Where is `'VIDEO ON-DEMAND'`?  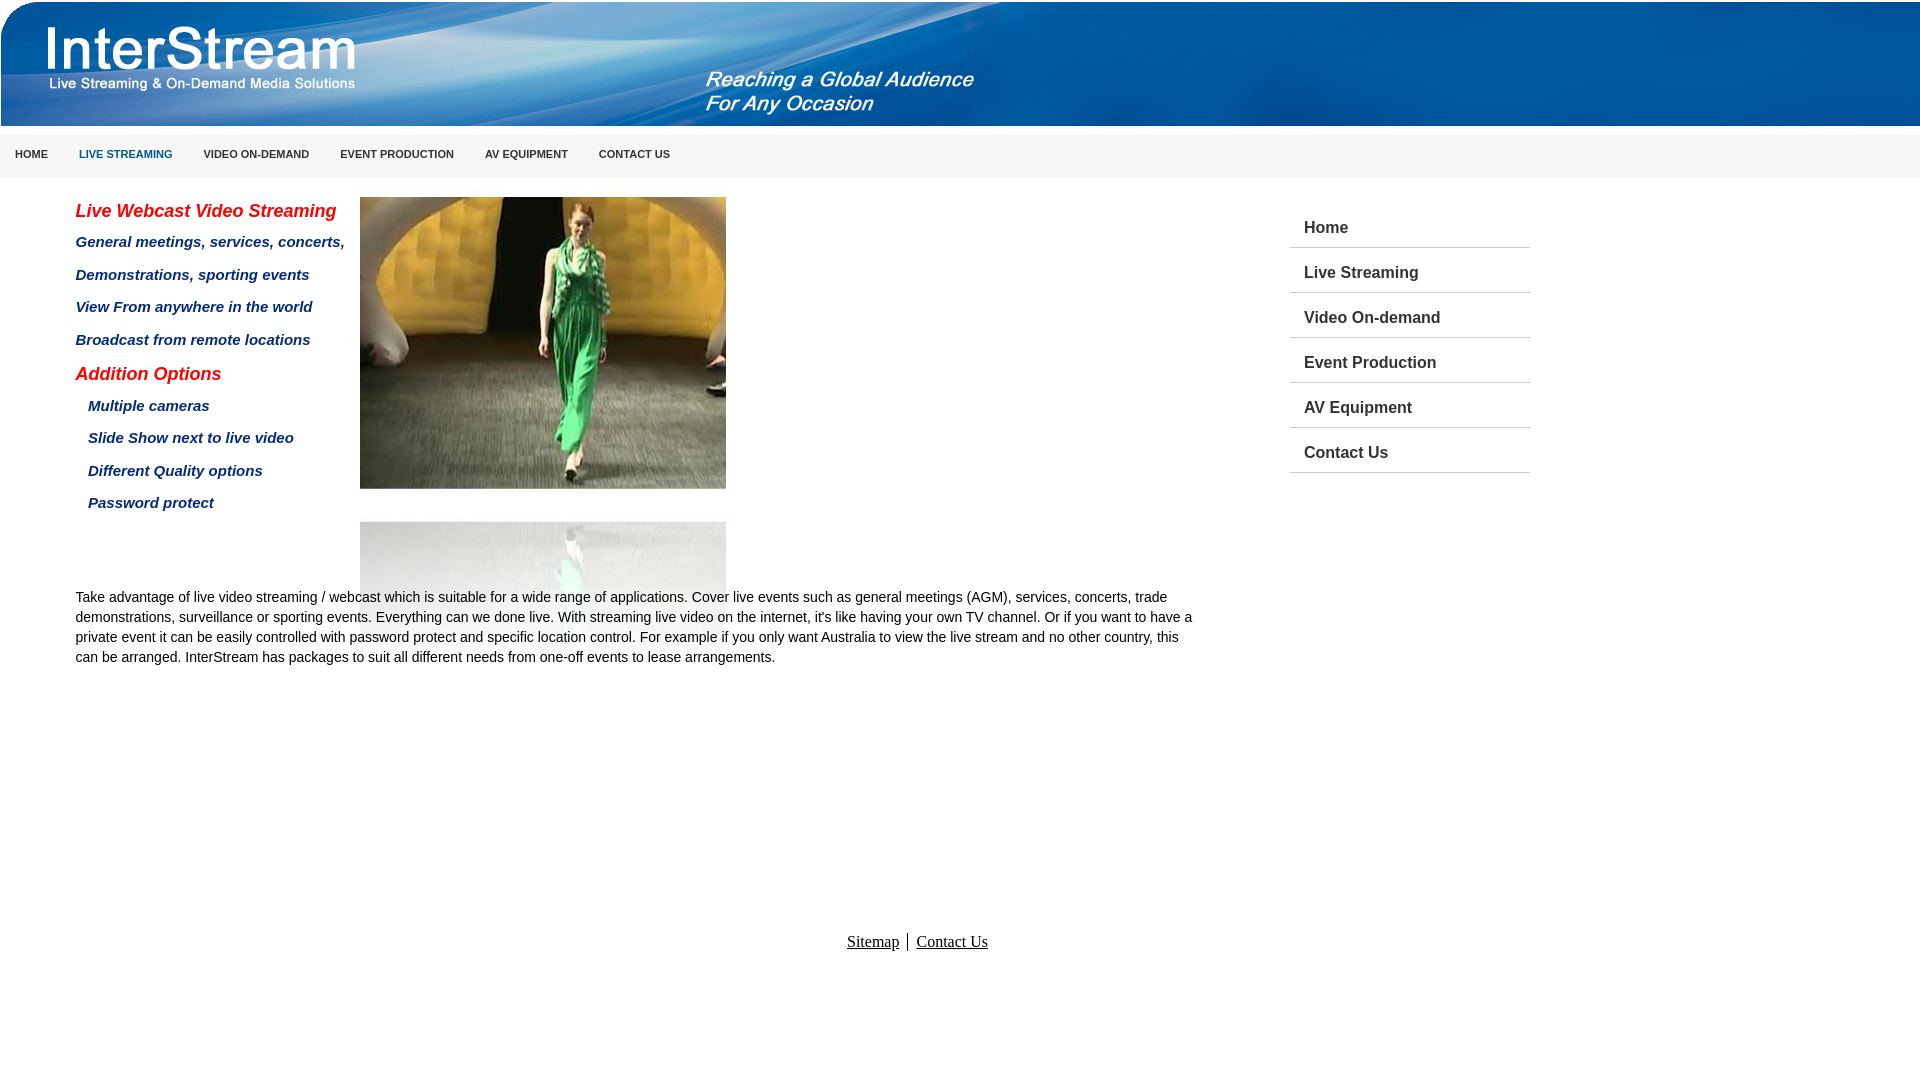 'VIDEO ON-DEMAND' is located at coordinates (256, 154).